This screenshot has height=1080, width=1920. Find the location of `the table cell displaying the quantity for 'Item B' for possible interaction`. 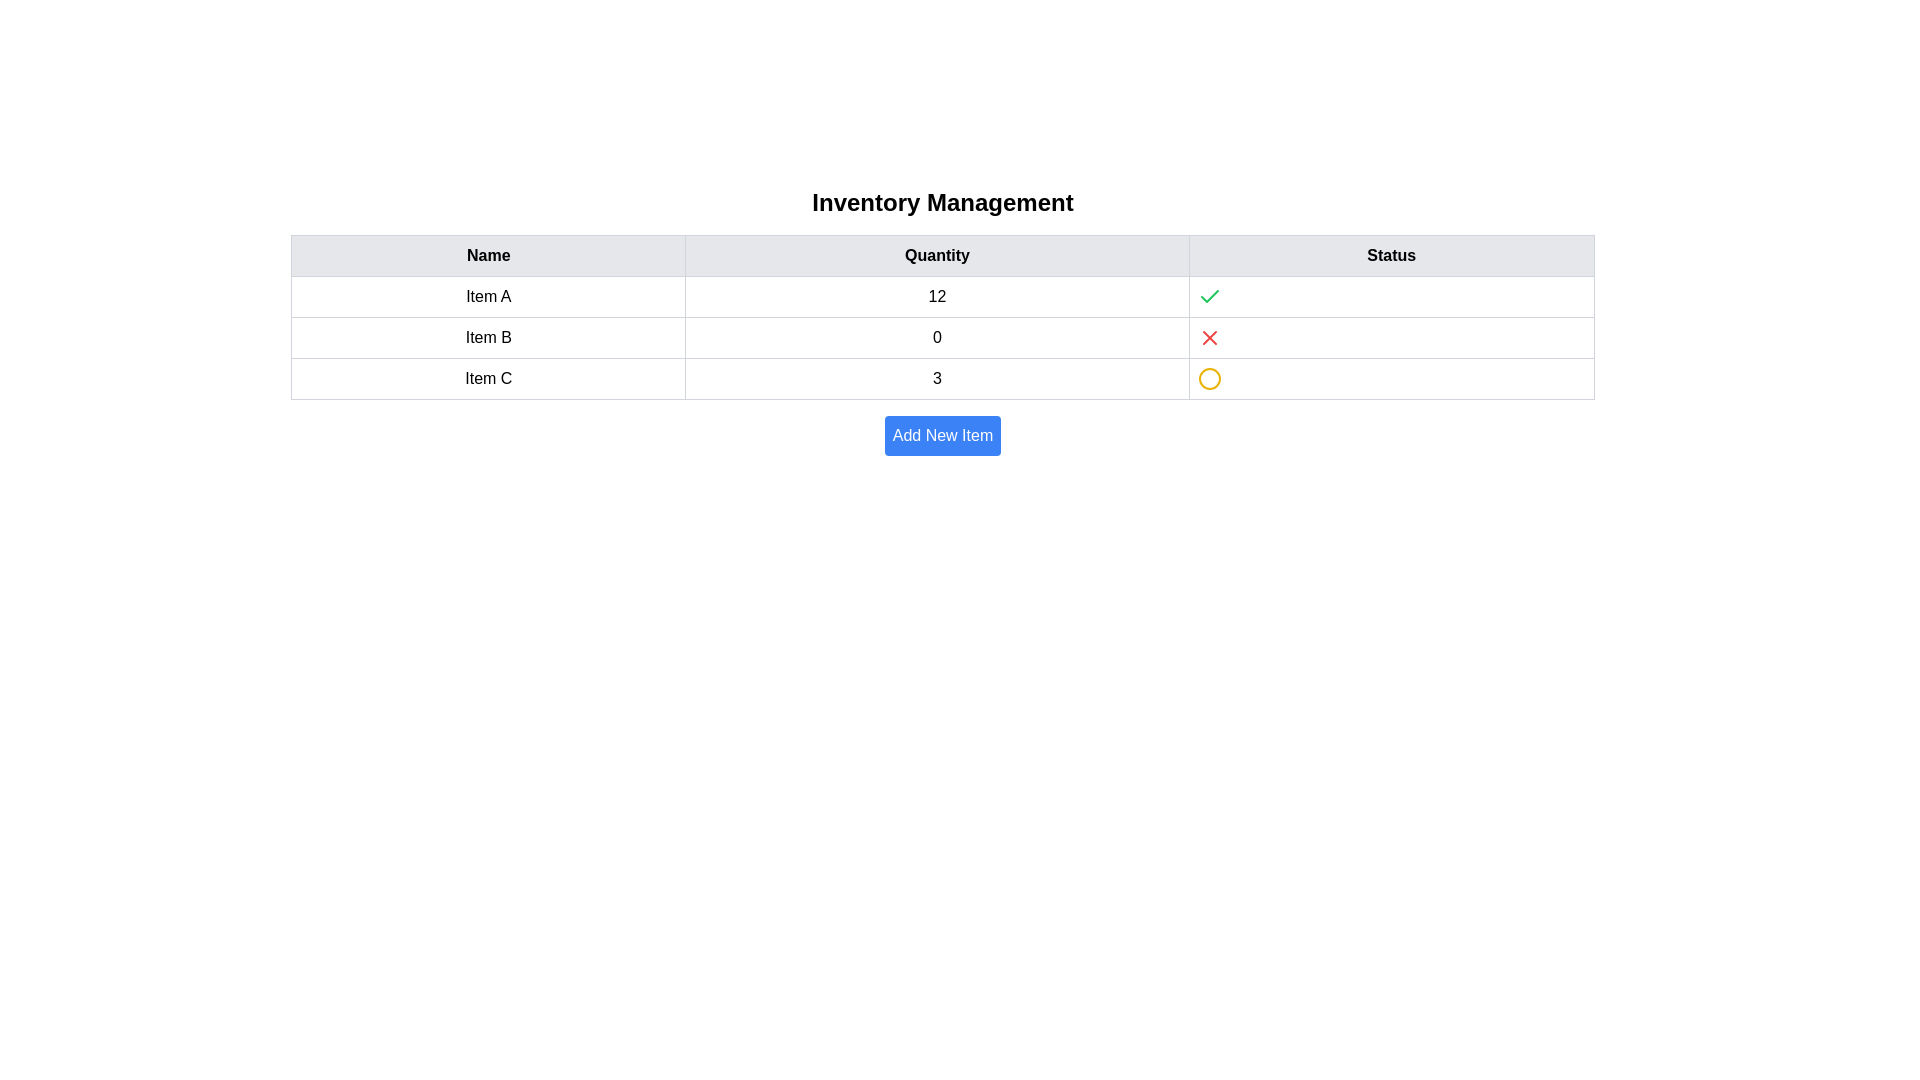

the table cell displaying the quantity for 'Item B' for possible interaction is located at coordinates (936, 337).